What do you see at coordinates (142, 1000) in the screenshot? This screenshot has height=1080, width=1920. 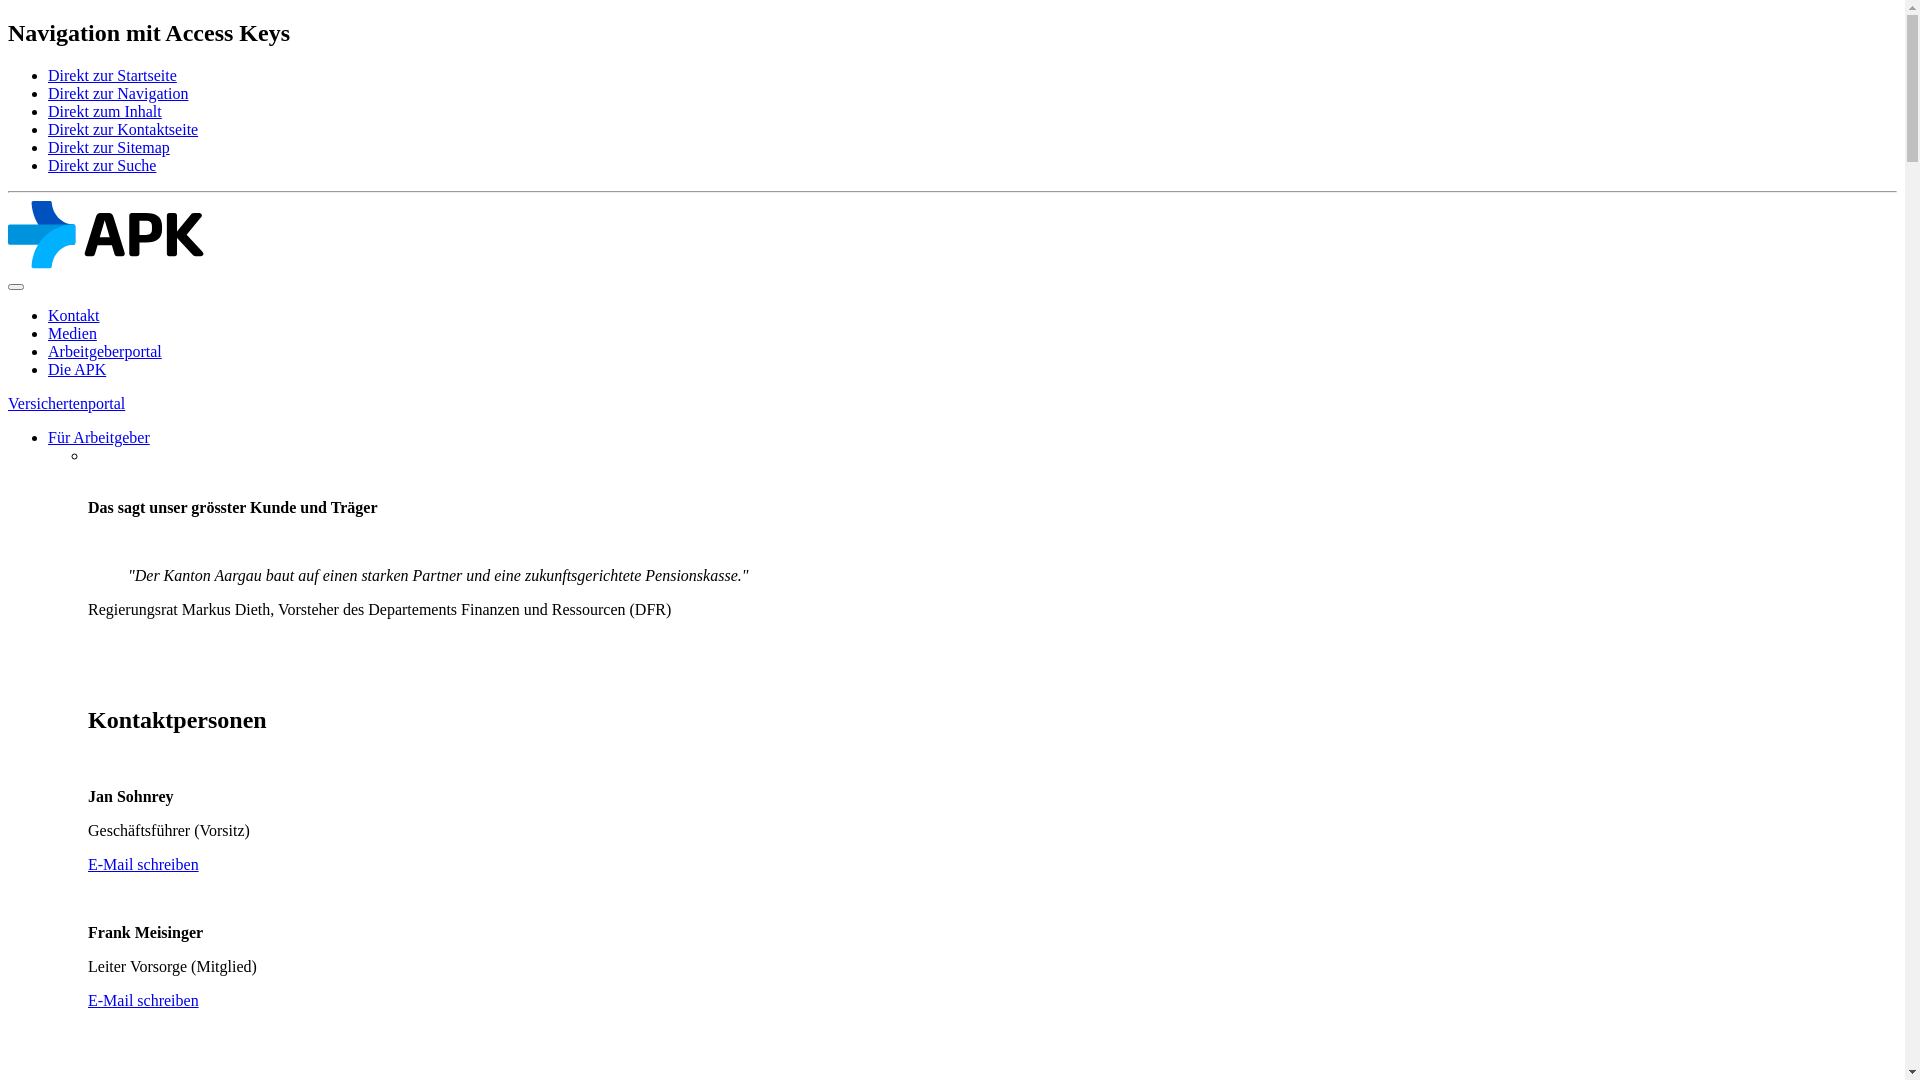 I see `'E-Mail schreiben'` at bounding box center [142, 1000].